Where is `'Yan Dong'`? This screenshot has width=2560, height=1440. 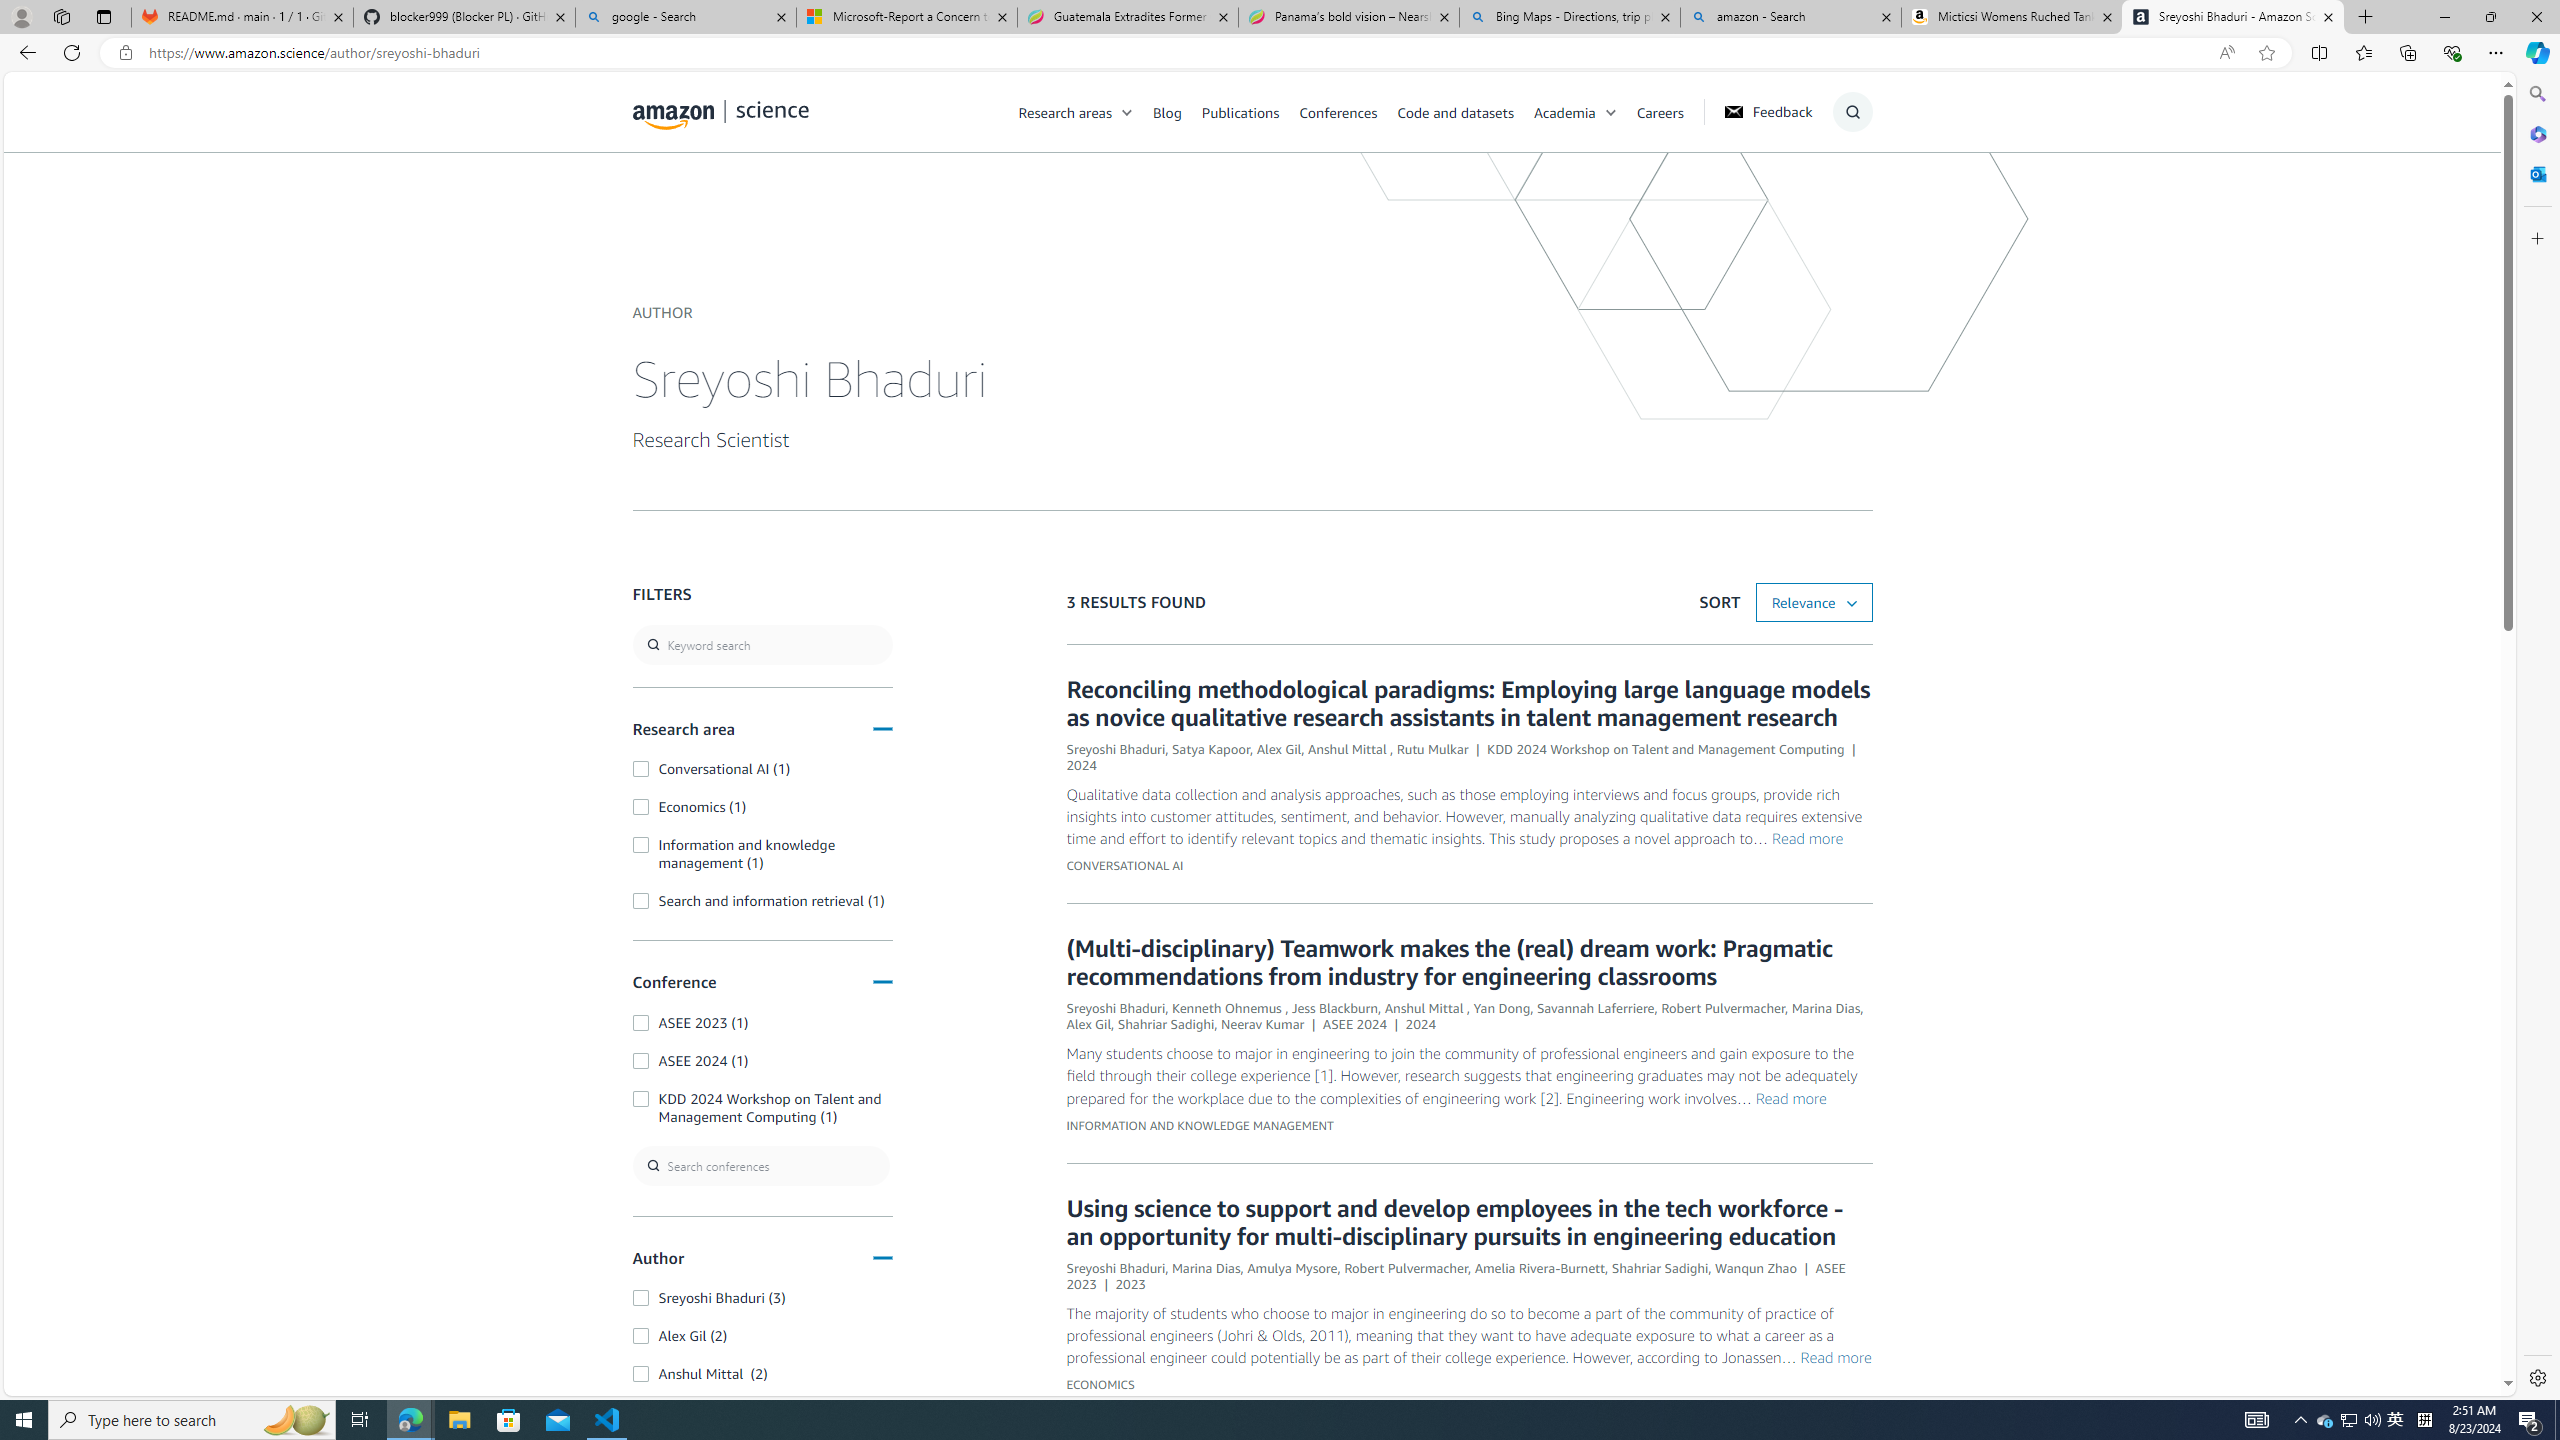 'Yan Dong' is located at coordinates (1500, 1007).